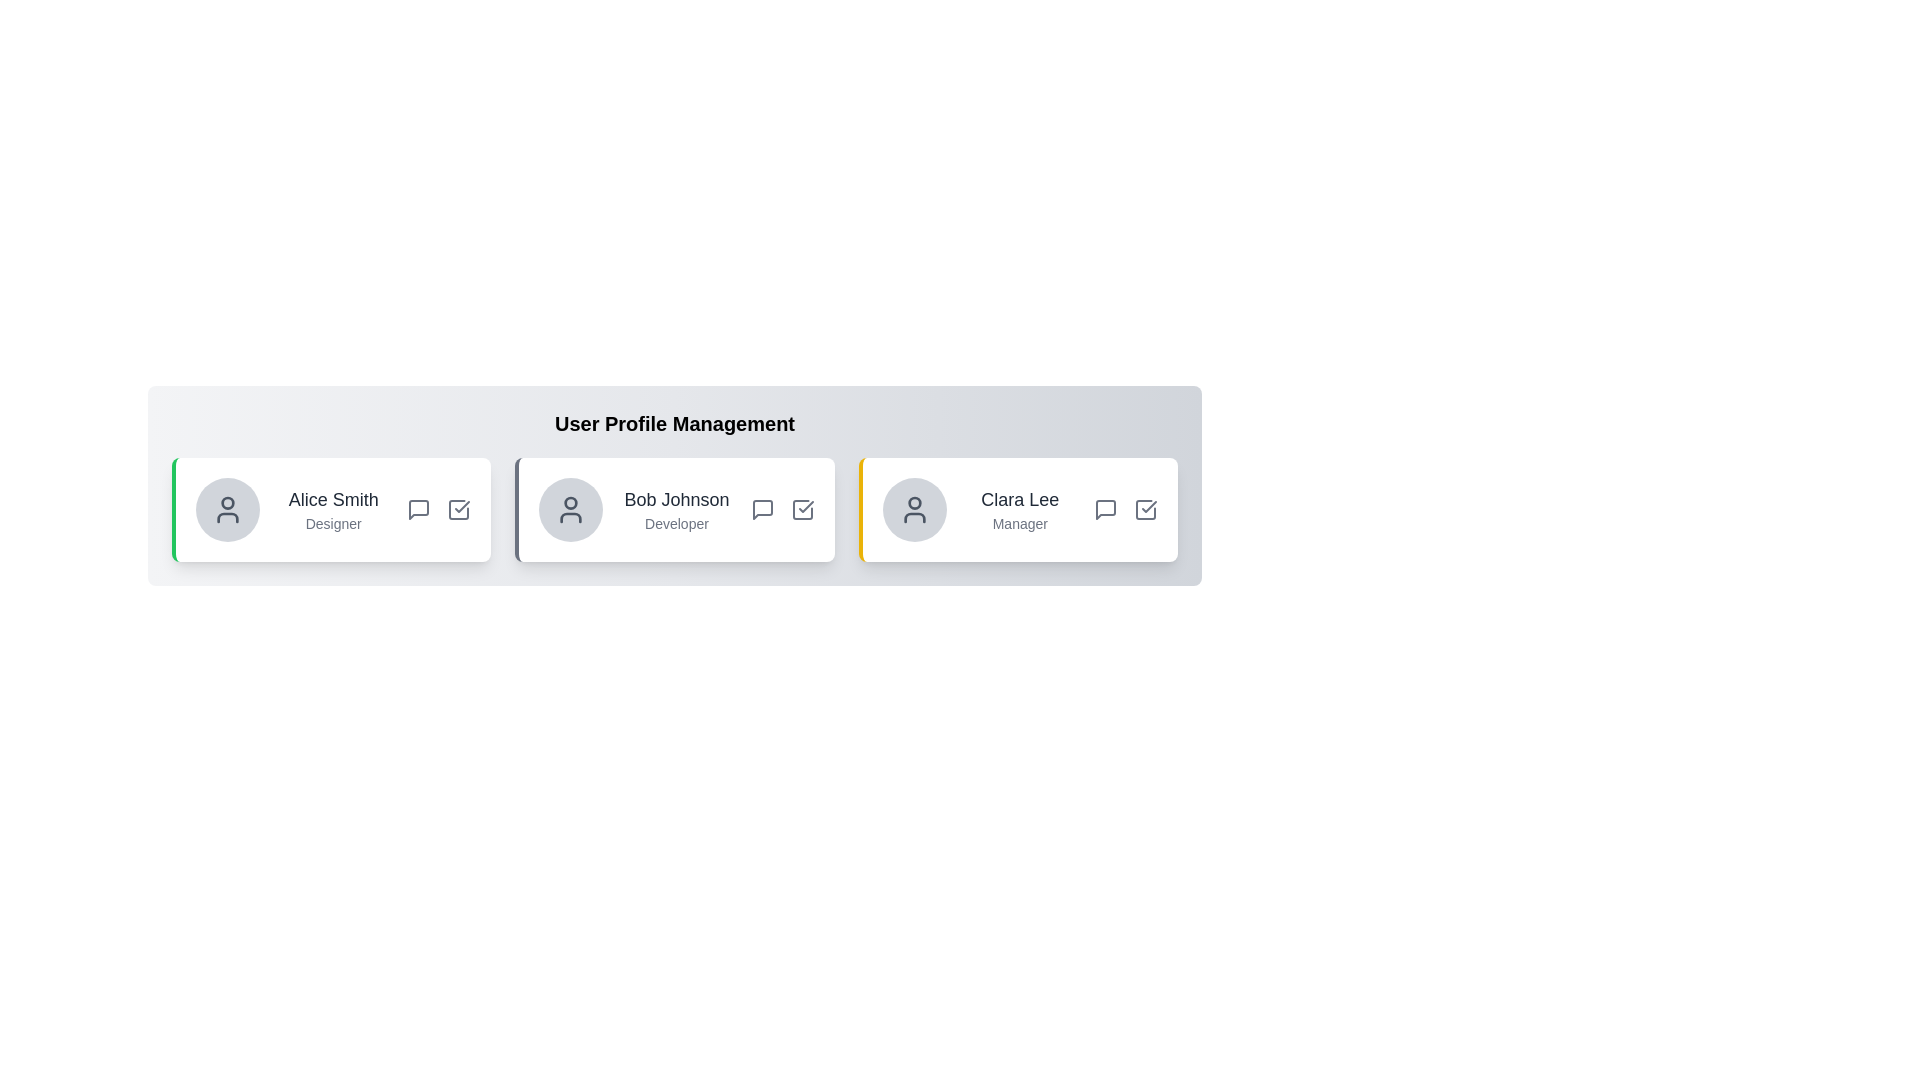 This screenshot has height=1080, width=1920. What do you see at coordinates (1020, 508) in the screenshot?
I see `the static text display showing the name and title of Clara Lee located in the third profile card under 'User Profile Management'` at bounding box center [1020, 508].